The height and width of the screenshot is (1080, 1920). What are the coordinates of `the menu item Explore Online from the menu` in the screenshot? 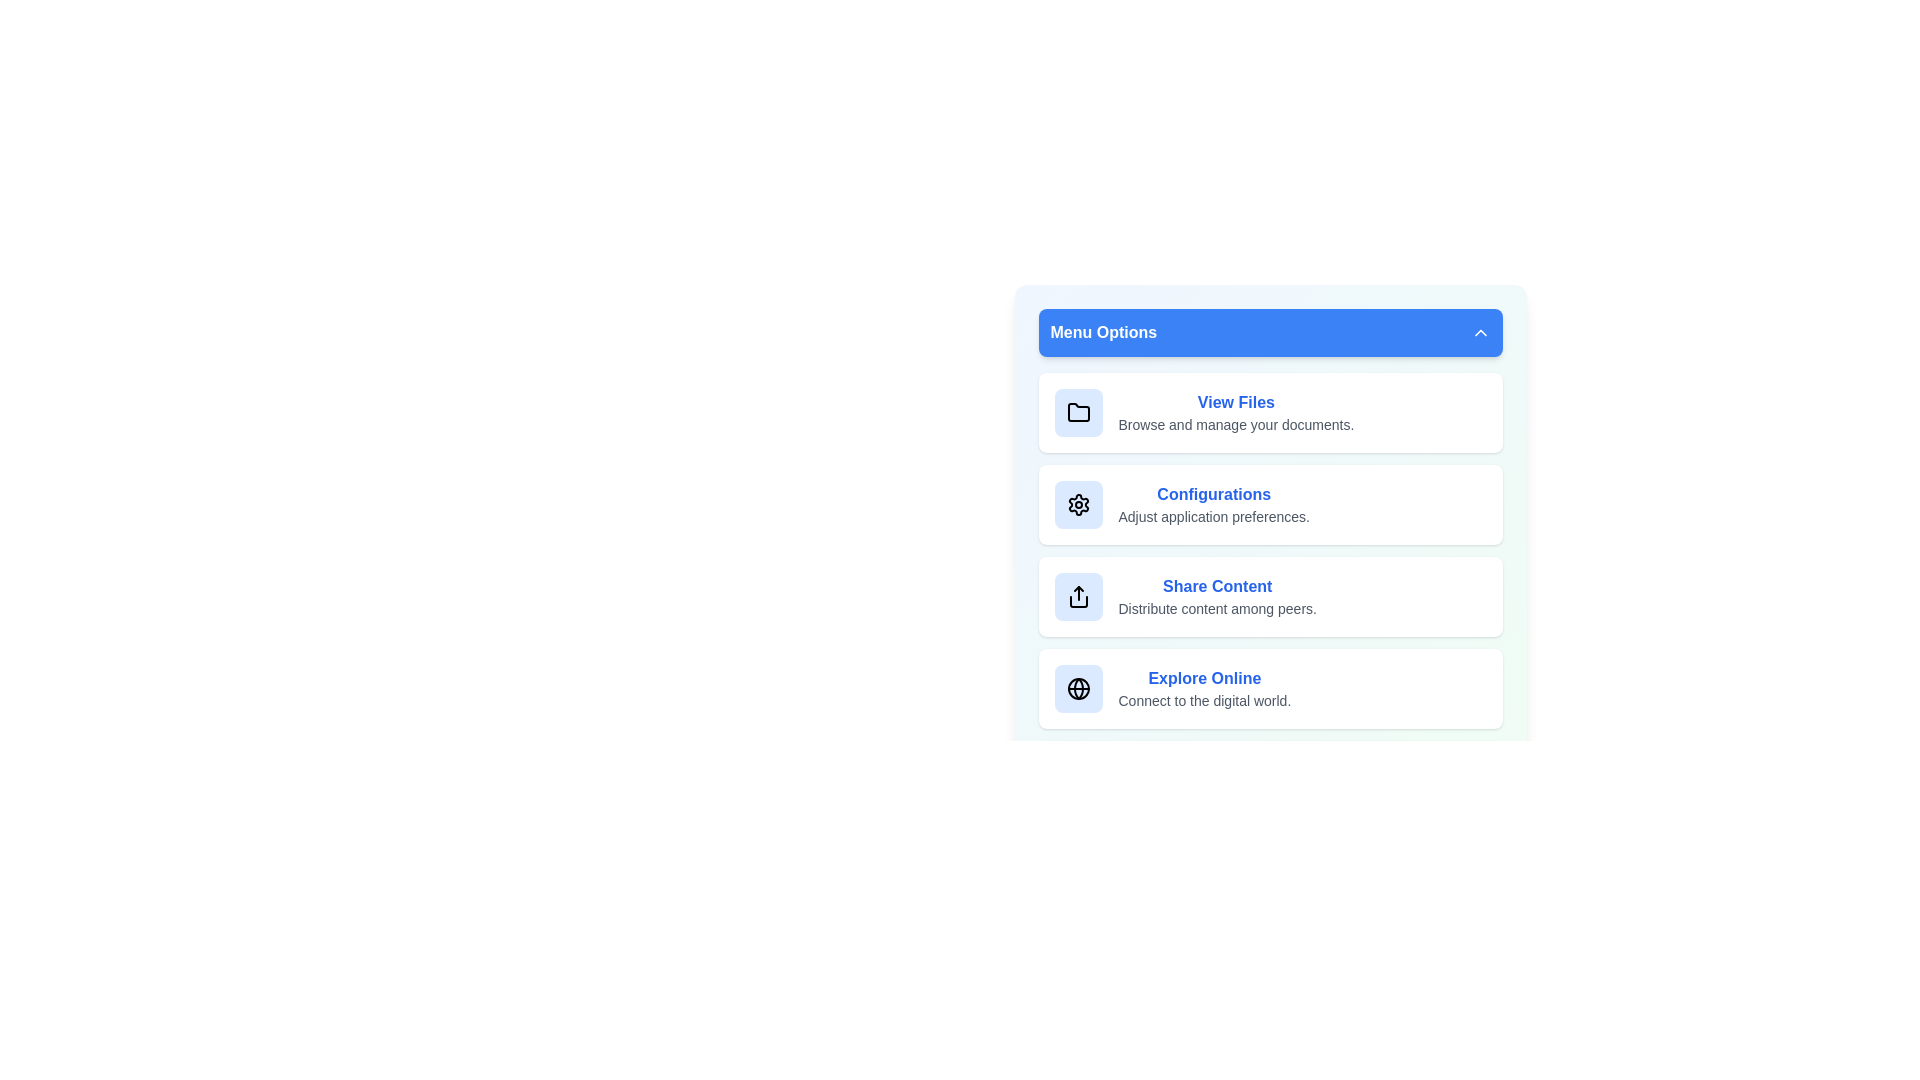 It's located at (1269, 688).